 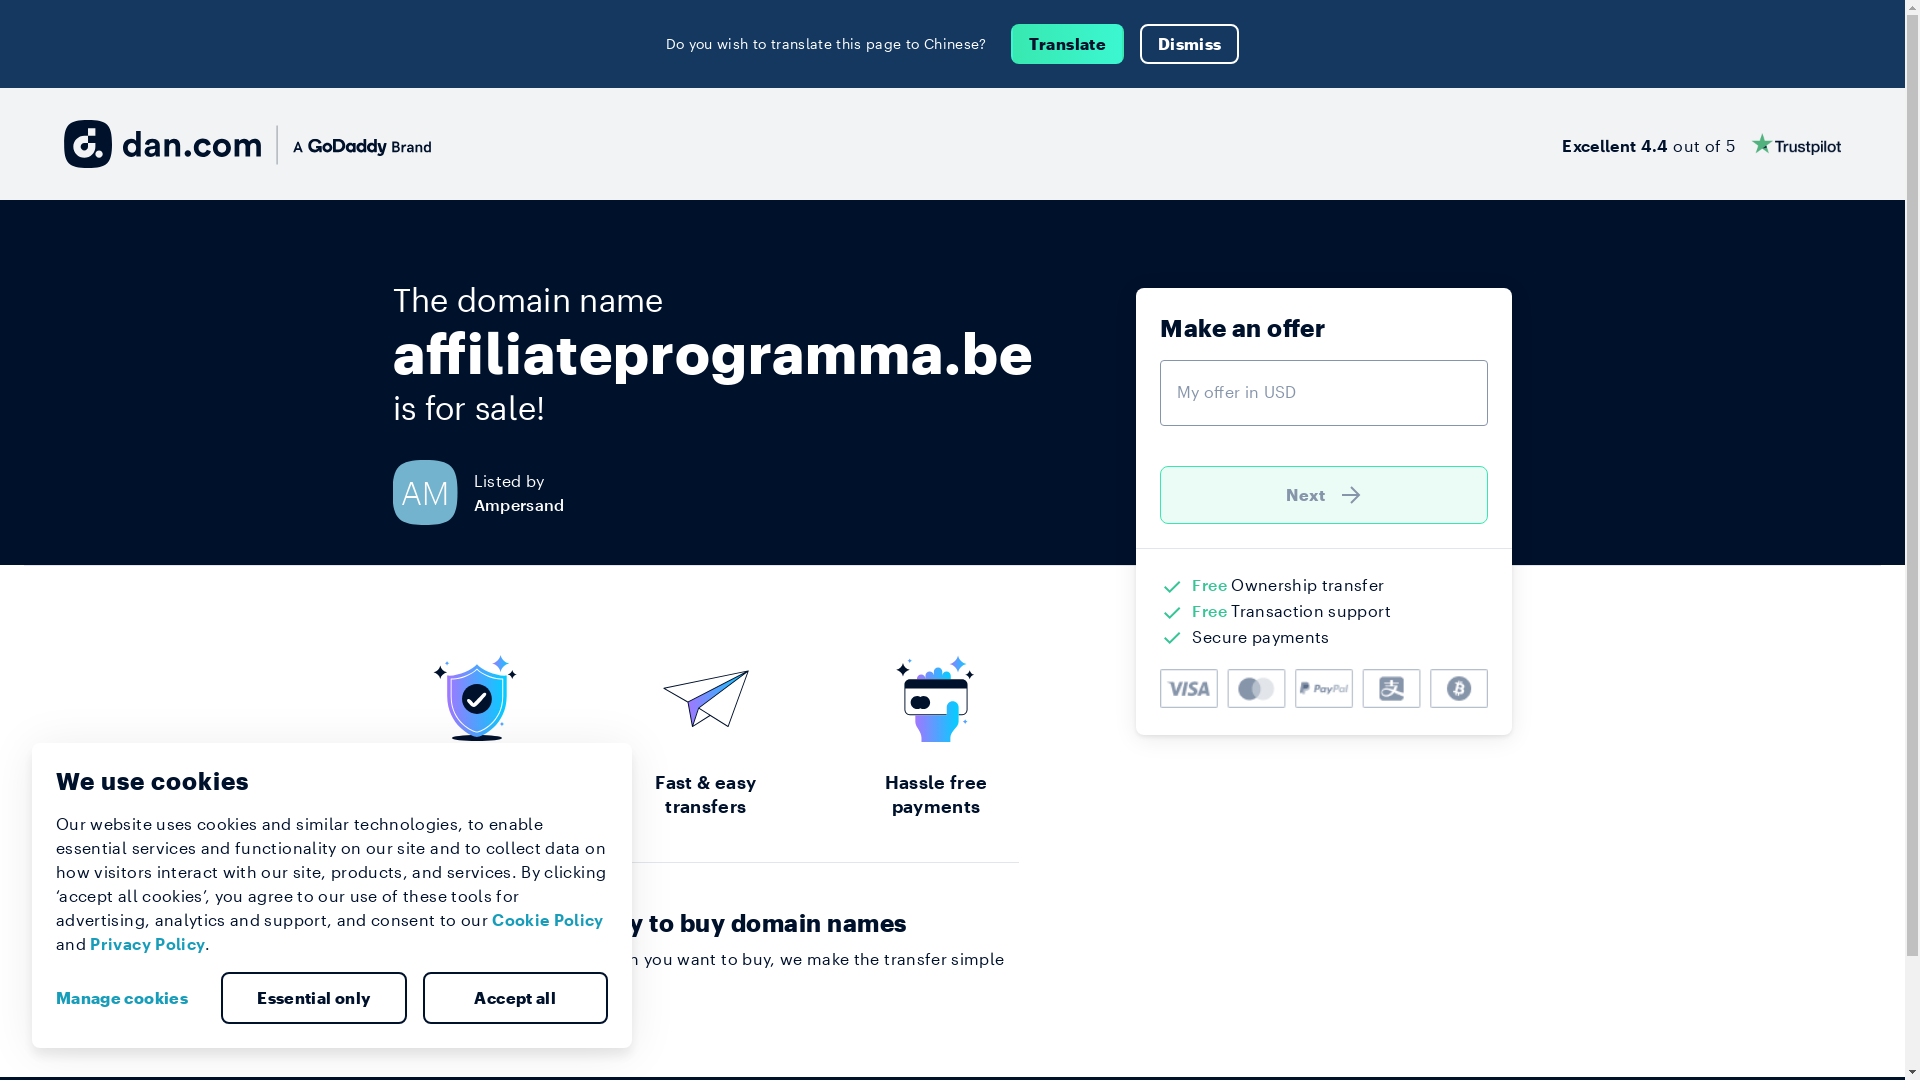 What do you see at coordinates (514, 998) in the screenshot?
I see `'Accept all'` at bounding box center [514, 998].